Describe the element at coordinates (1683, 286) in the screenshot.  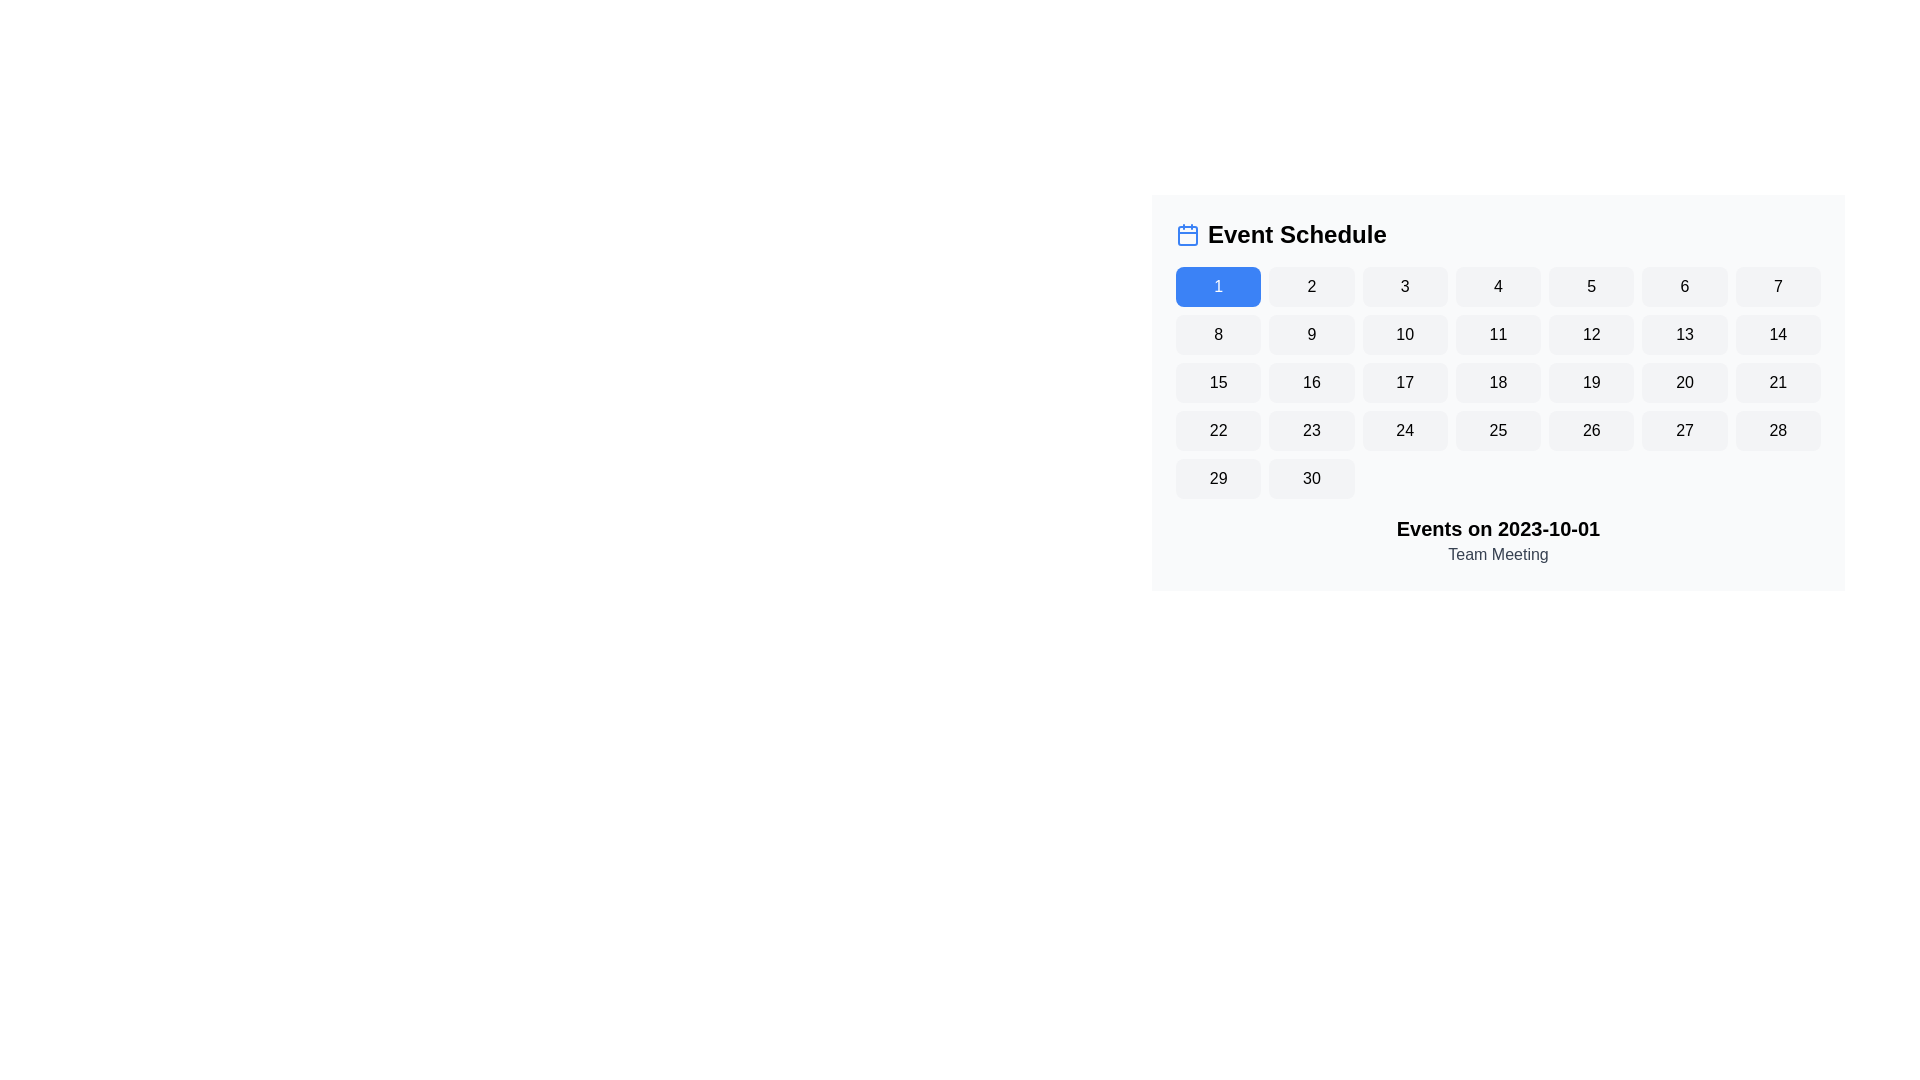
I see `the calendar button representing the sixth day` at that location.